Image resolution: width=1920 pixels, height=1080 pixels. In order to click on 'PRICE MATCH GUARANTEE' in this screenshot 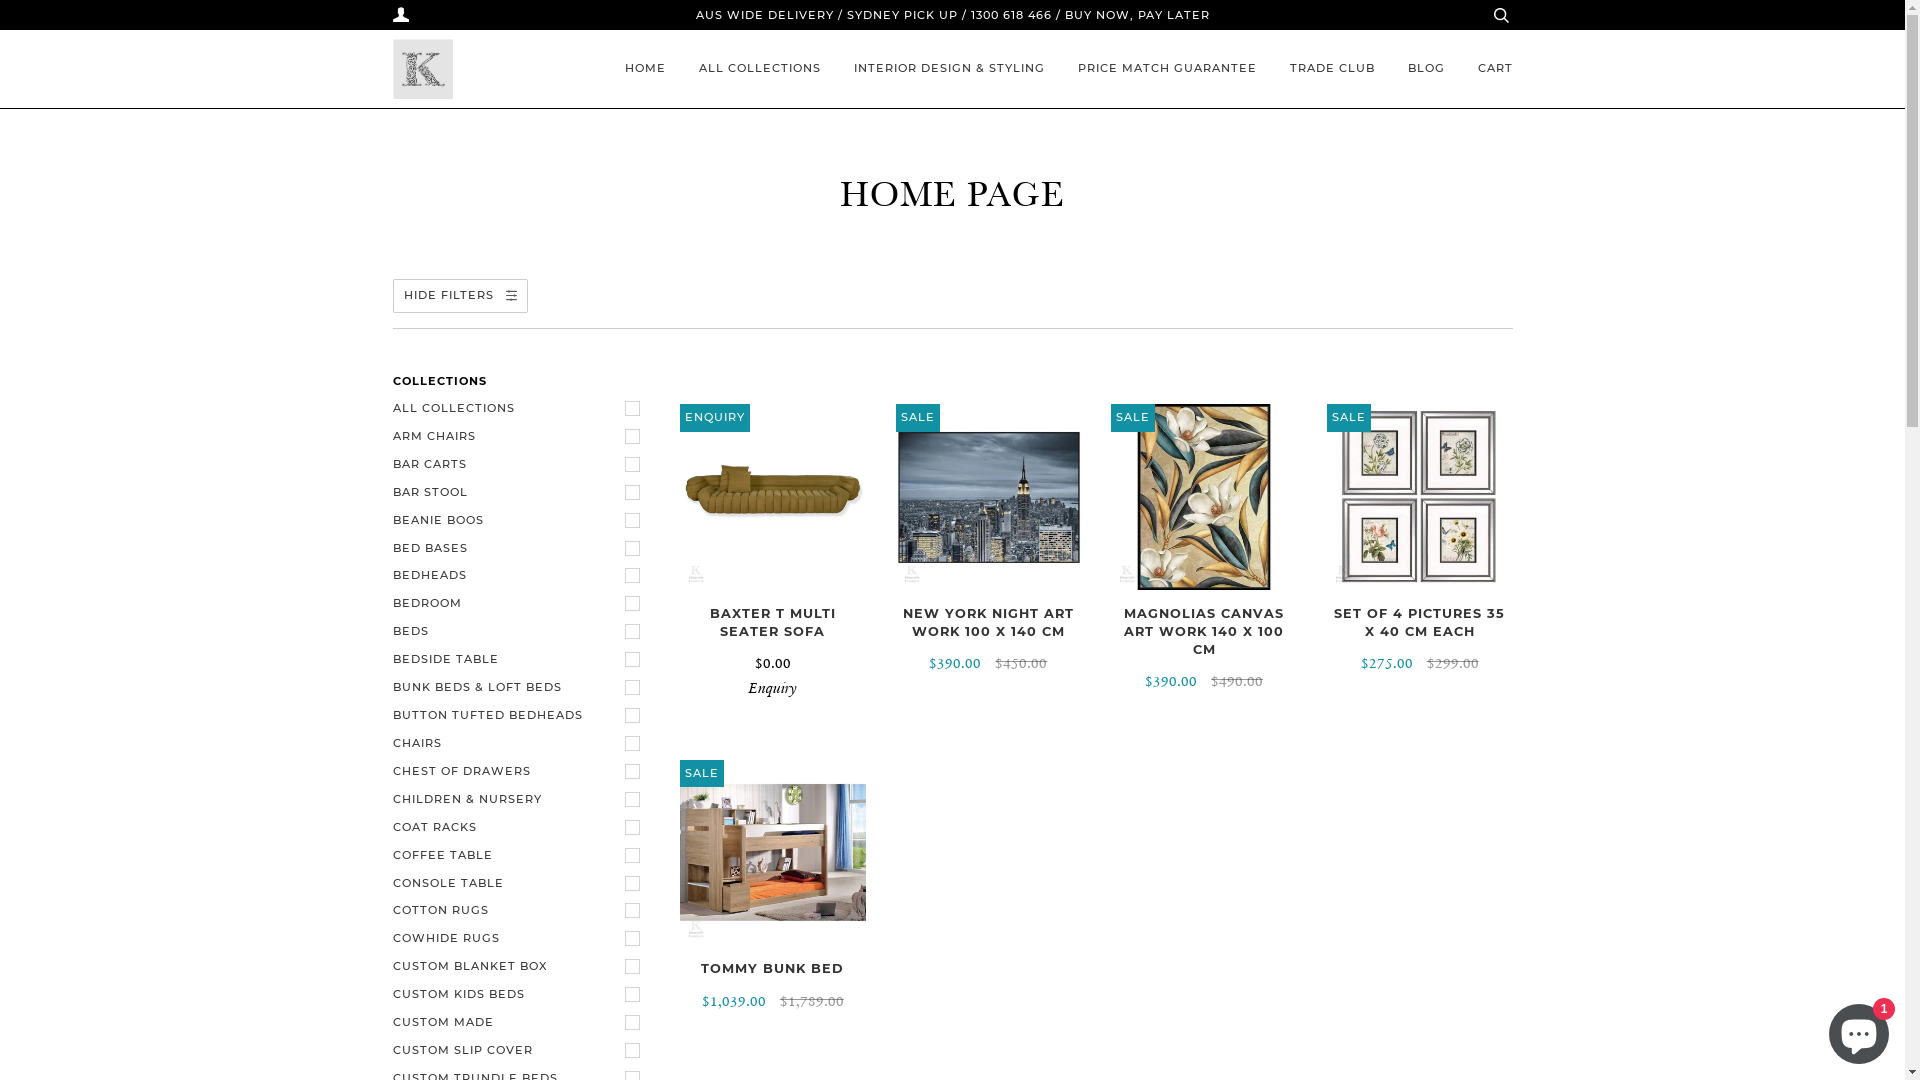, I will do `click(1167, 68)`.